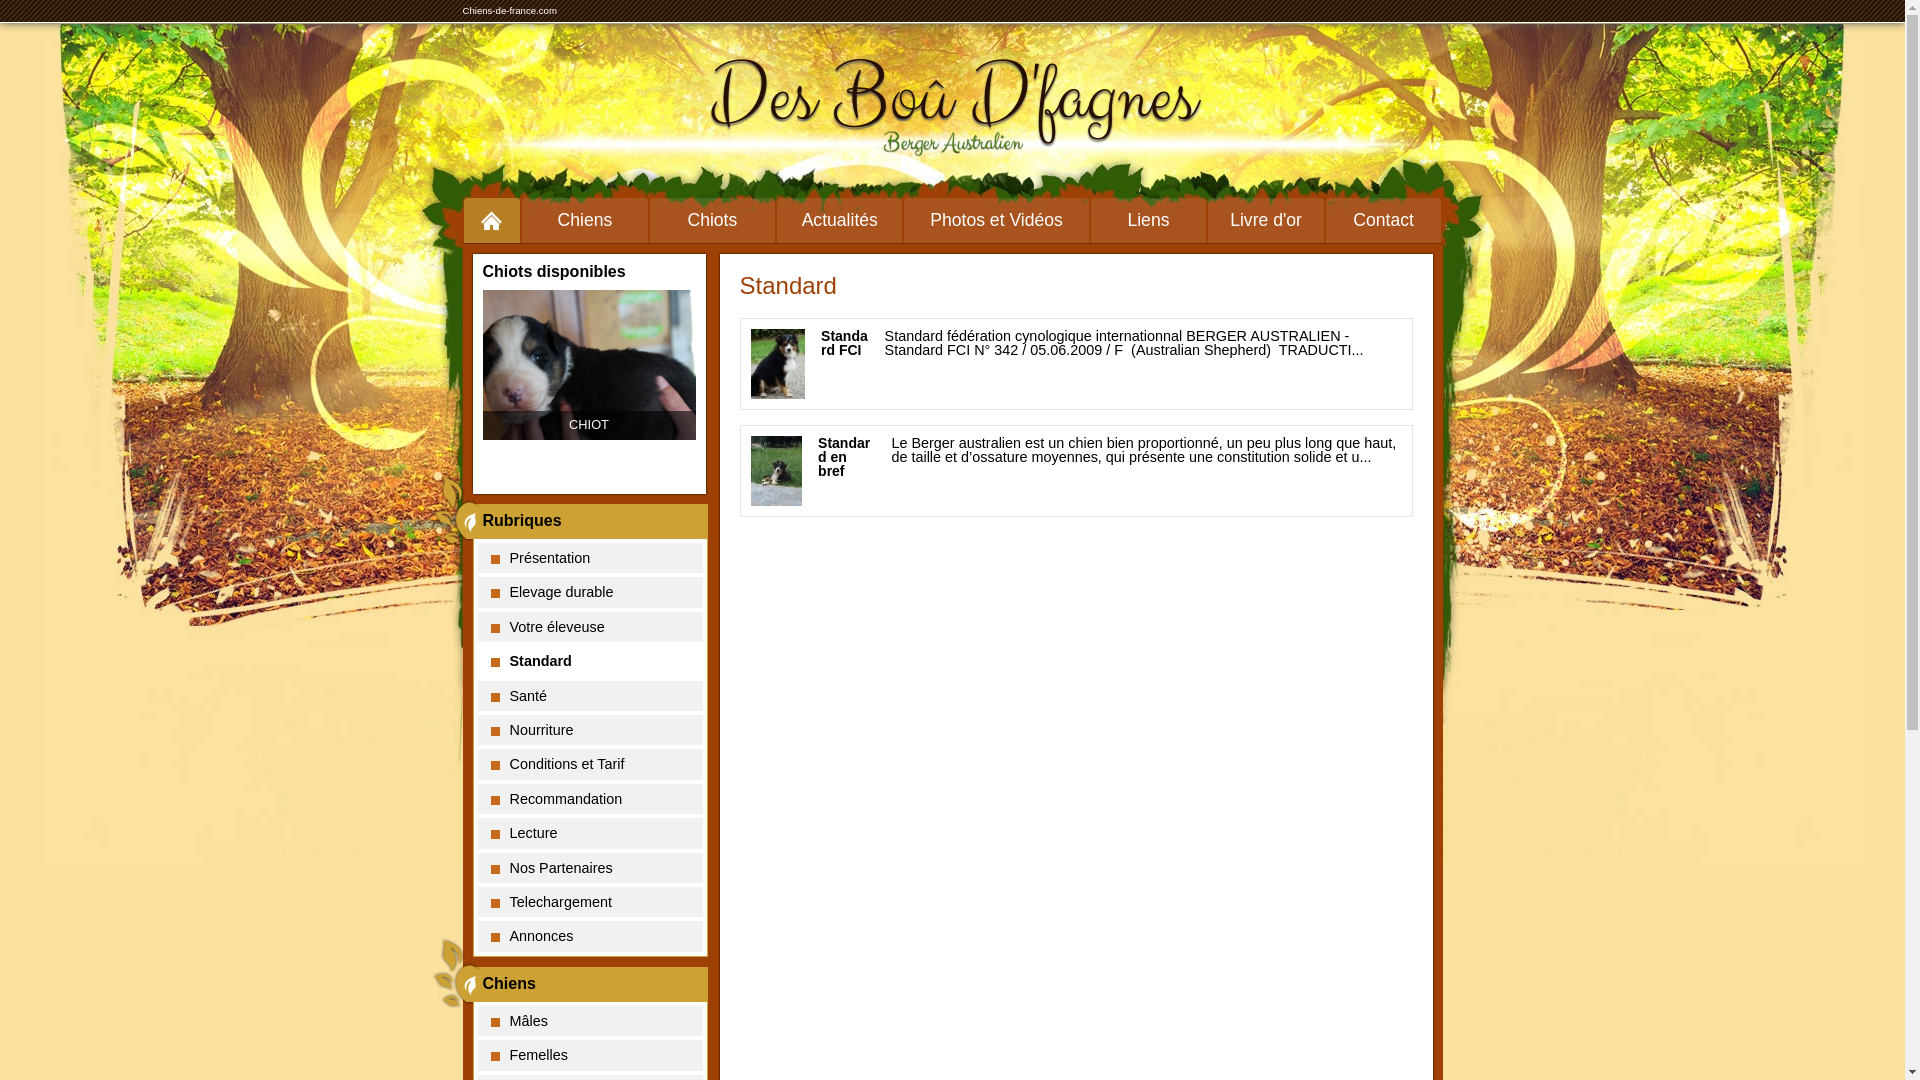 The width and height of the screenshot is (1920, 1080). Describe the element at coordinates (589, 797) in the screenshot. I see `'Recommandation'` at that location.